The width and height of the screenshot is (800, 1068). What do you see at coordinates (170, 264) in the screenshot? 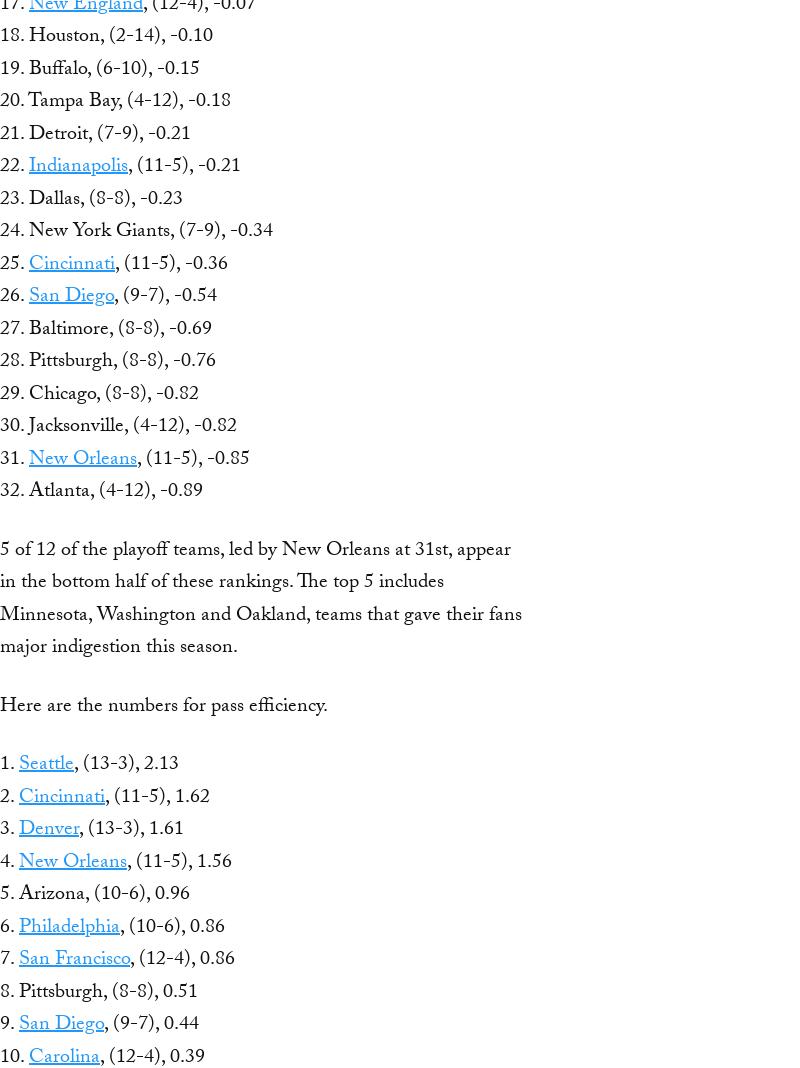
I see `', (11-5), -0.36'` at bounding box center [170, 264].